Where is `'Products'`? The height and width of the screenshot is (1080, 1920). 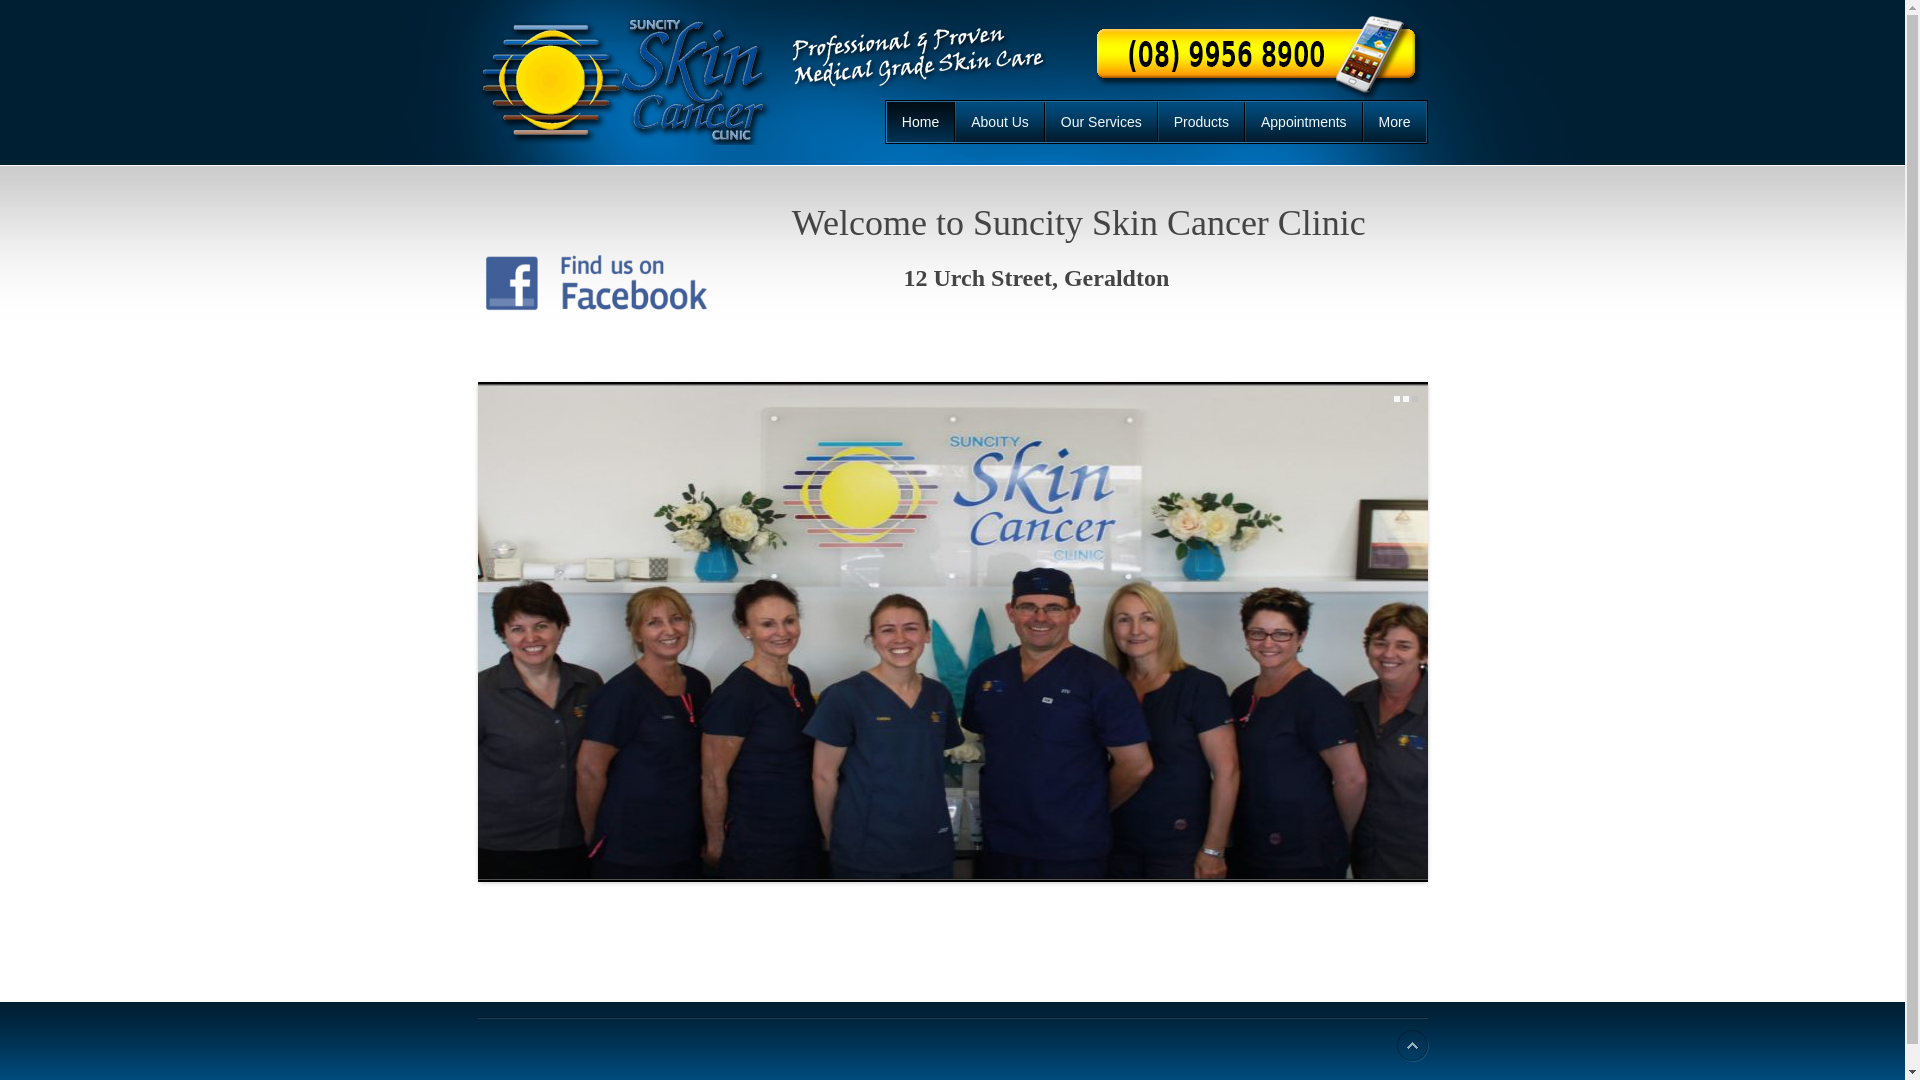 'Products' is located at coordinates (1157, 122).